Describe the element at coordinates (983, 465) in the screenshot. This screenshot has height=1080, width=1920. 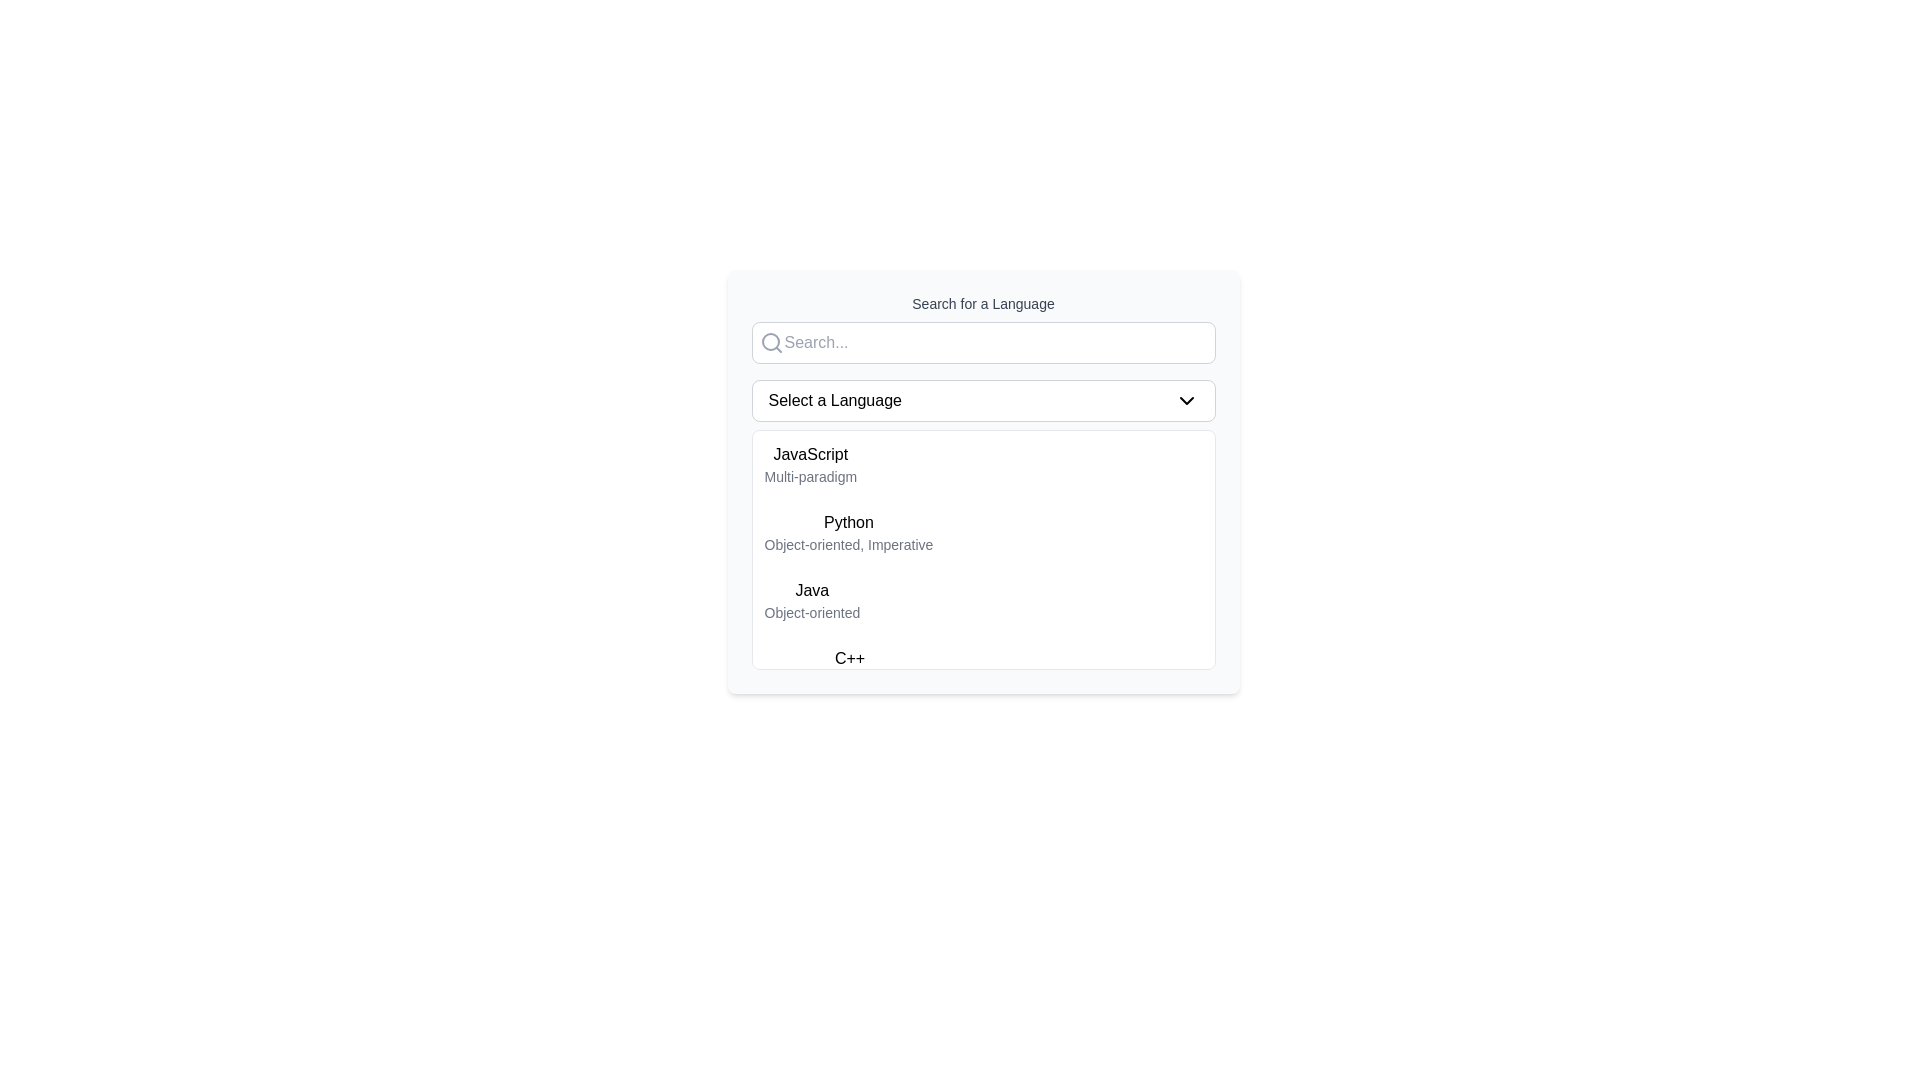
I see `the first list item for 'JavaScript' in the programming language selection list located below the 'Select a Language' dropdown` at that location.